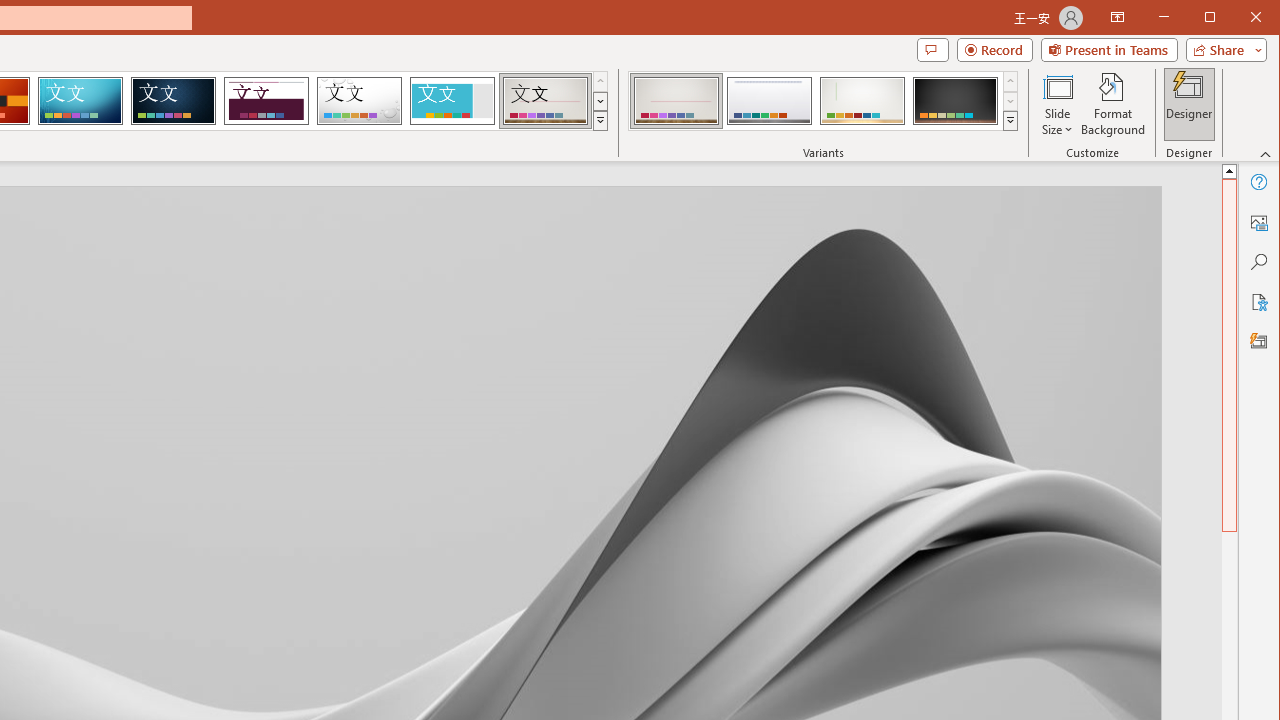 This screenshot has height=720, width=1280. Describe the element at coordinates (824, 101) in the screenshot. I see `'AutomationID: ThemeVariantsGallery'` at that location.